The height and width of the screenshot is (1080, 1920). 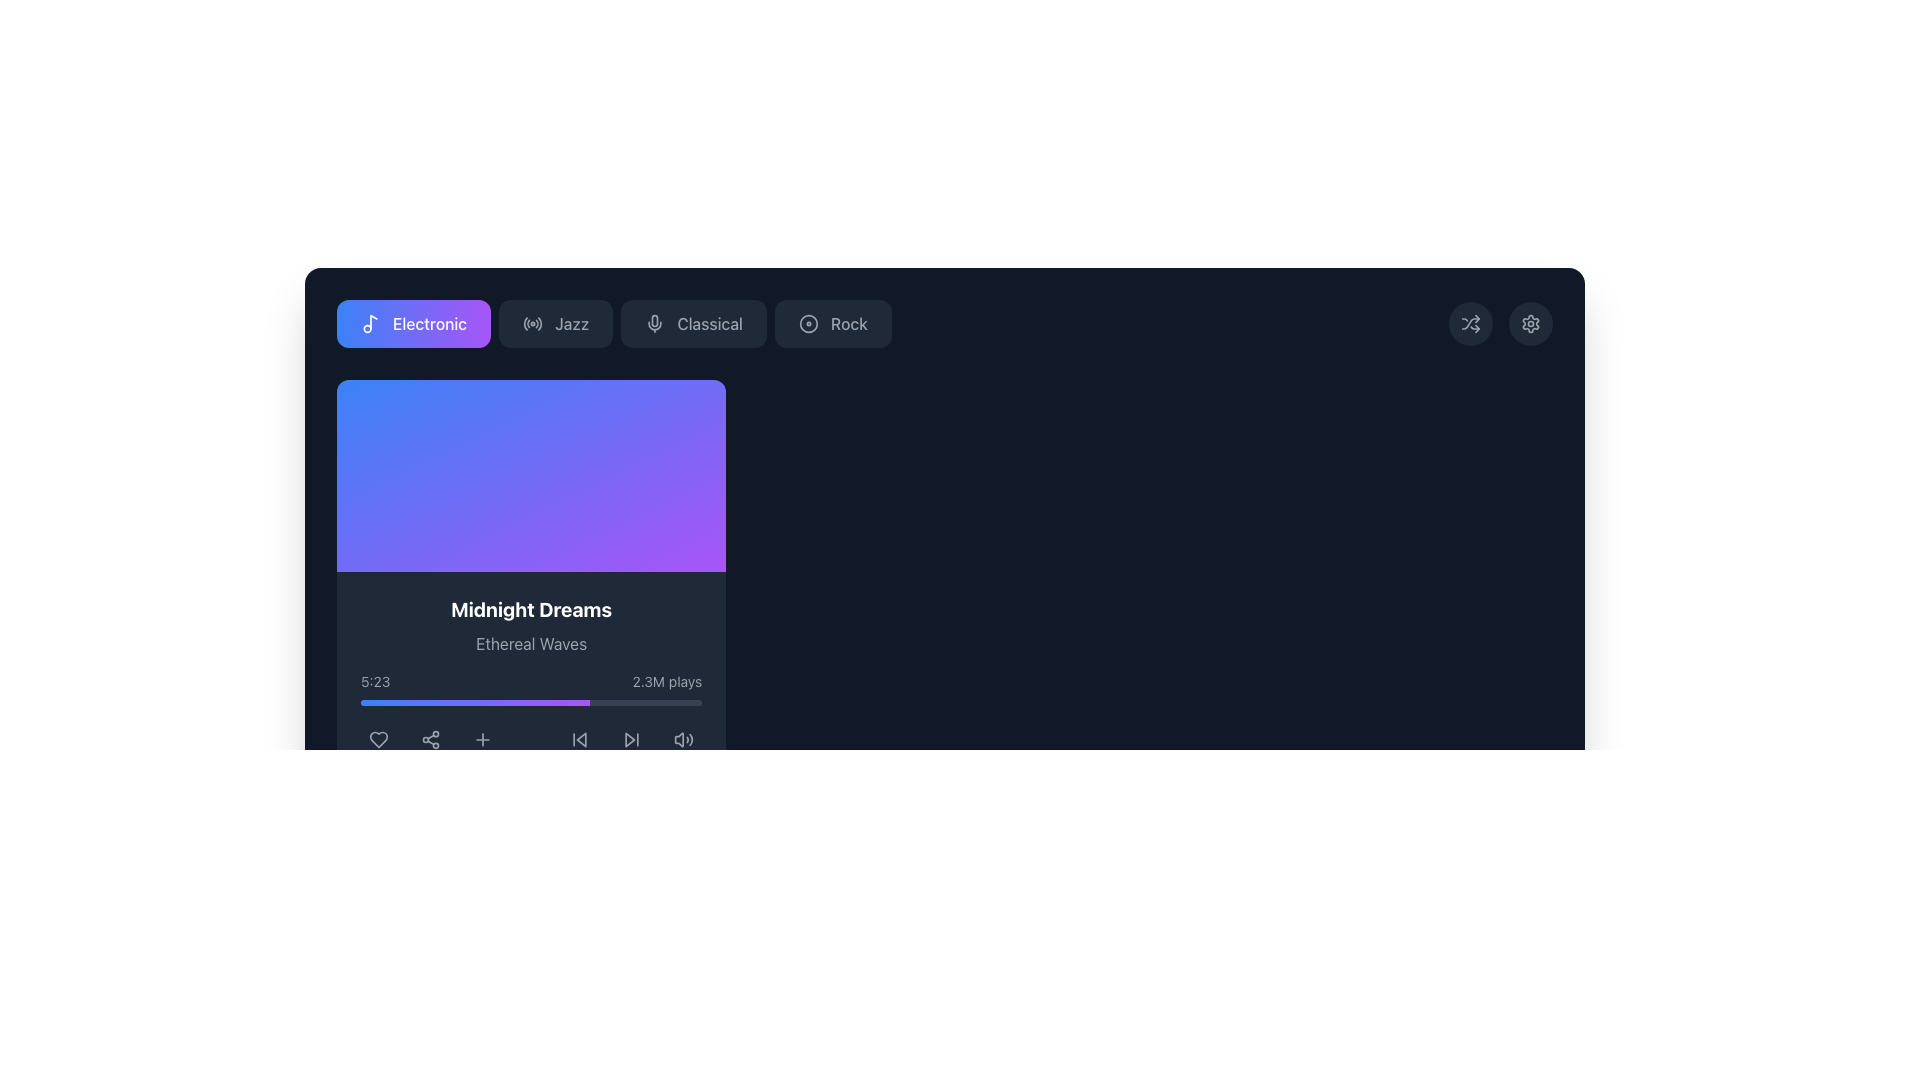 What do you see at coordinates (1530, 323) in the screenshot?
I see `the circular button with a gear-shaped icon in the top-right corner of the interface` at bounding box center [1530, 323].